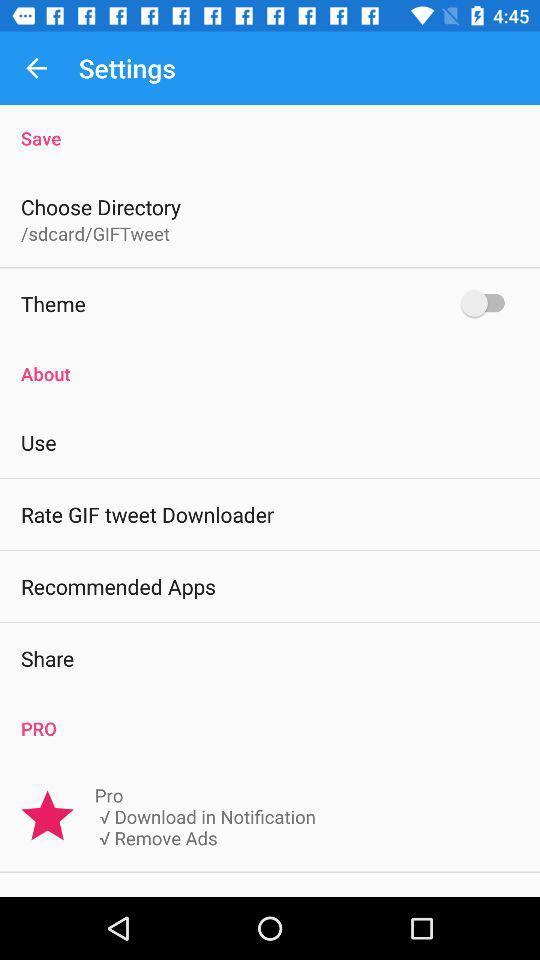 The image size is (540, 960). I want to click on save item, so click(270, 126).